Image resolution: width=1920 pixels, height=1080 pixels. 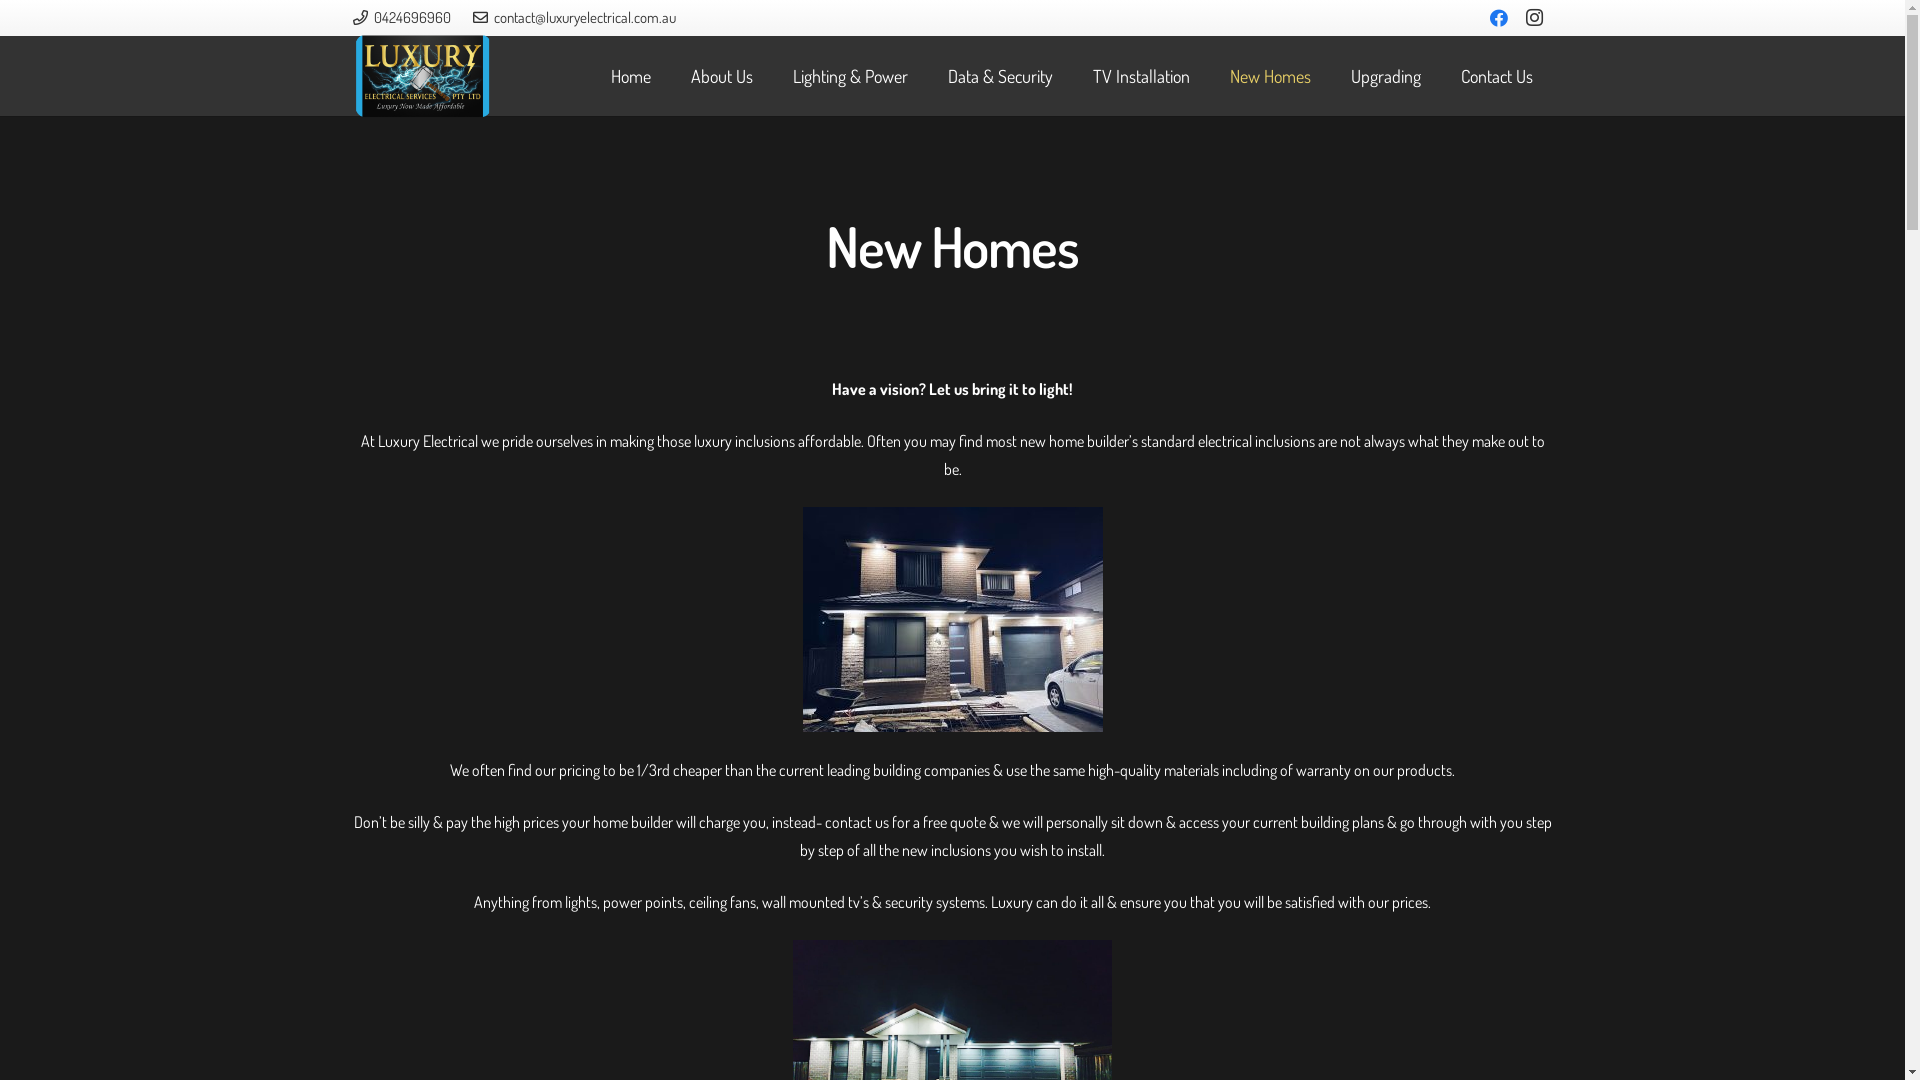 I want to click on 'Facebook', so click(x=1498, y=18).